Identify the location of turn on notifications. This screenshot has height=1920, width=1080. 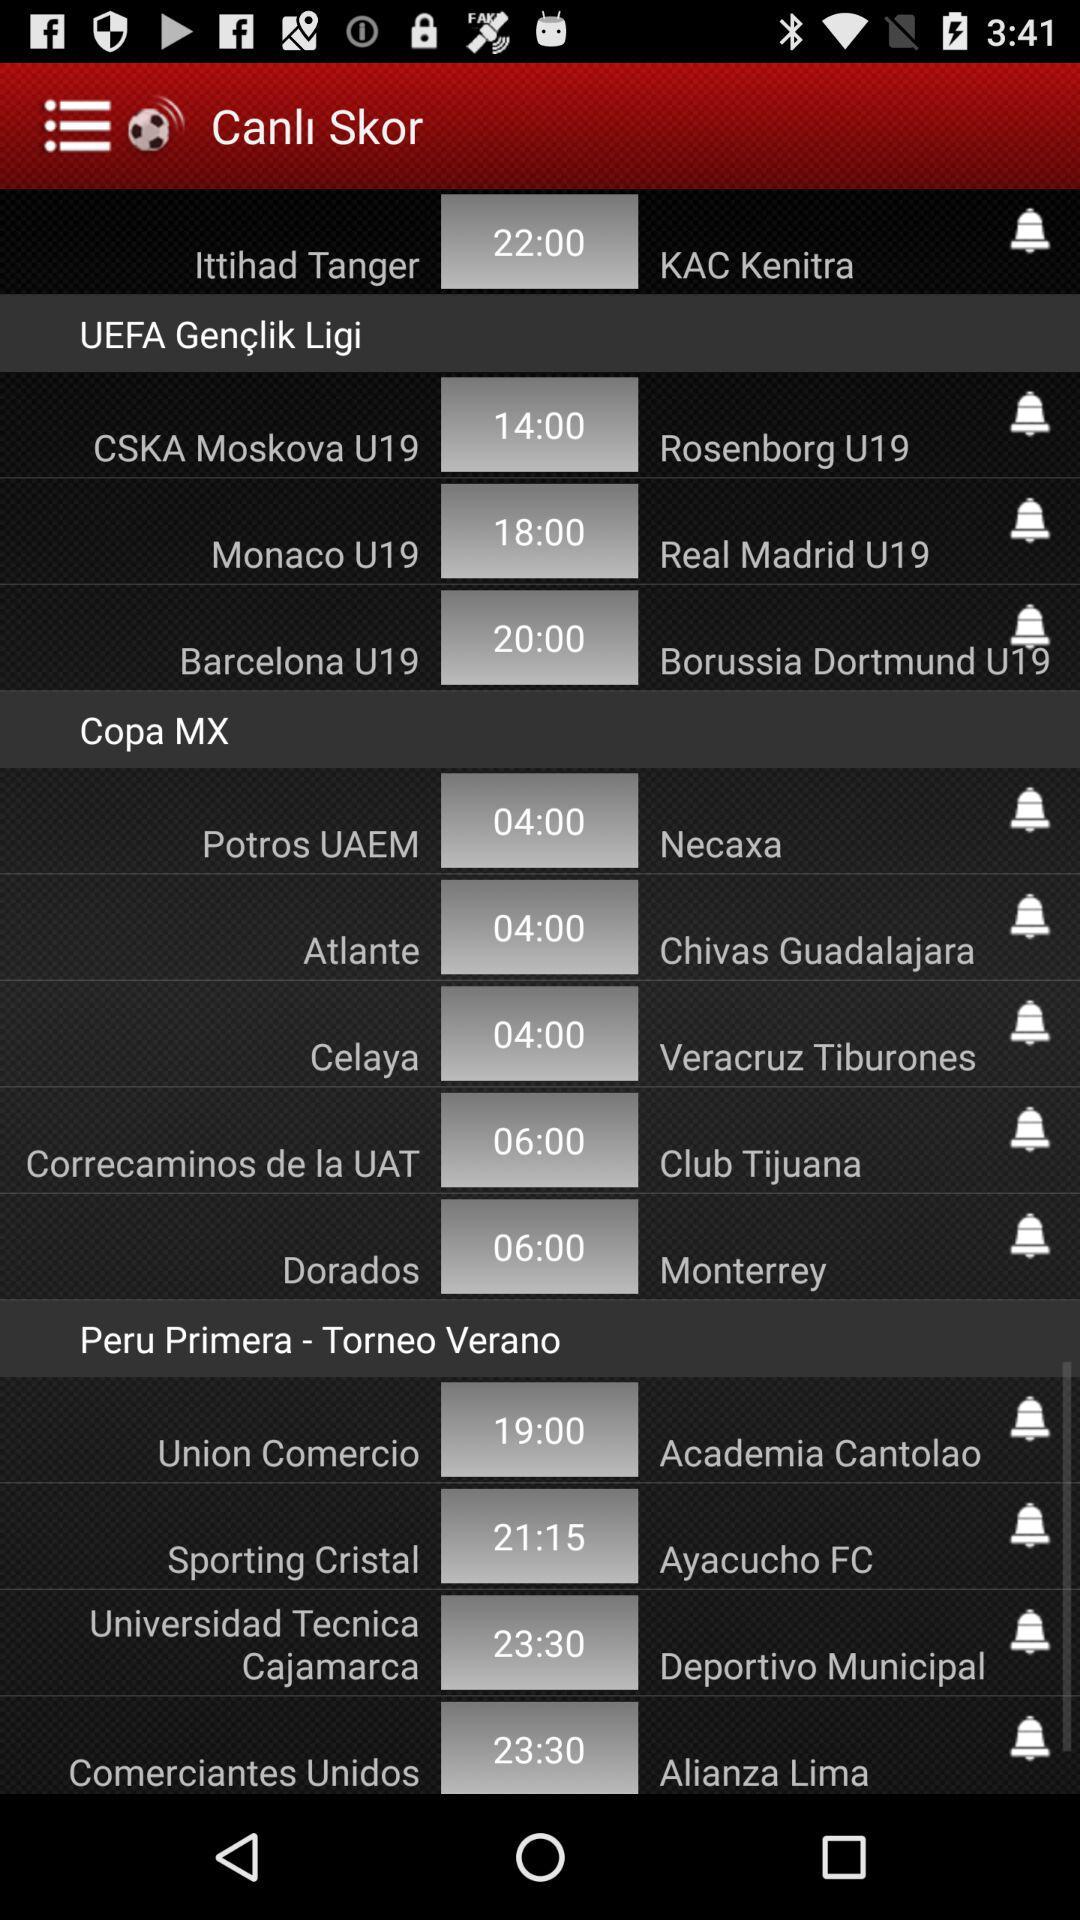
(1029, 1129).